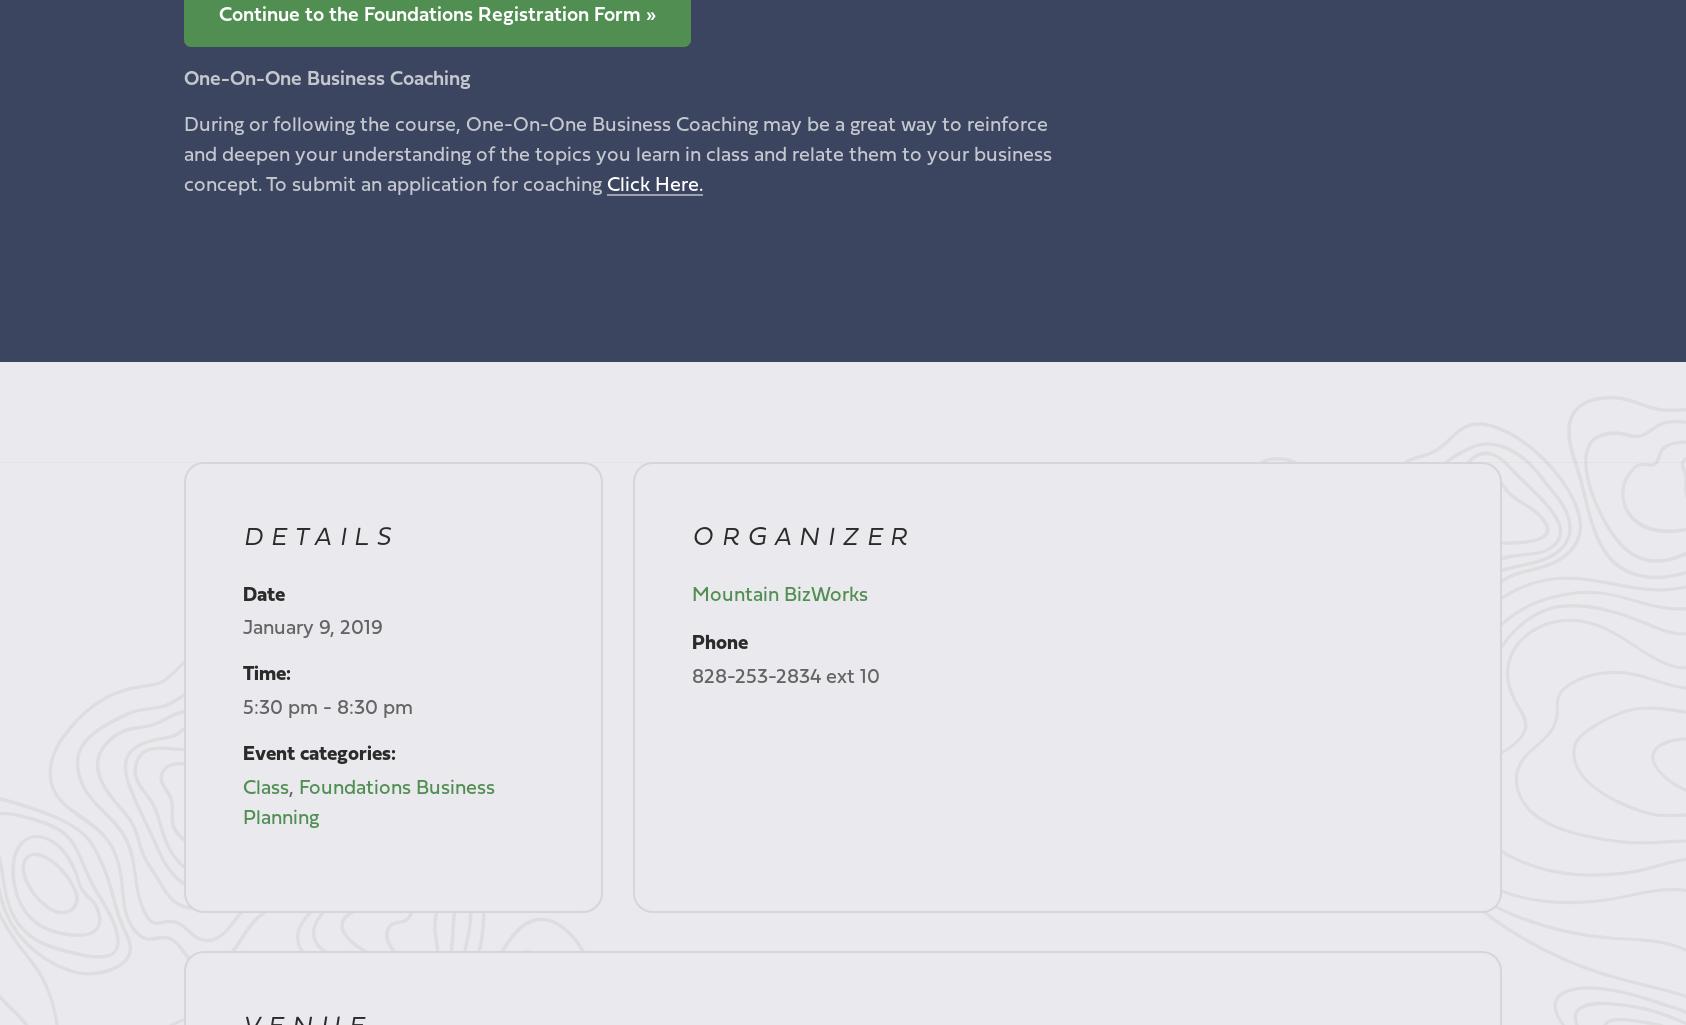  What do you see at coordinates (779, 595) in the screenshot?
I see `'Mountain BizWorks'` at bounding box center [779, 595].